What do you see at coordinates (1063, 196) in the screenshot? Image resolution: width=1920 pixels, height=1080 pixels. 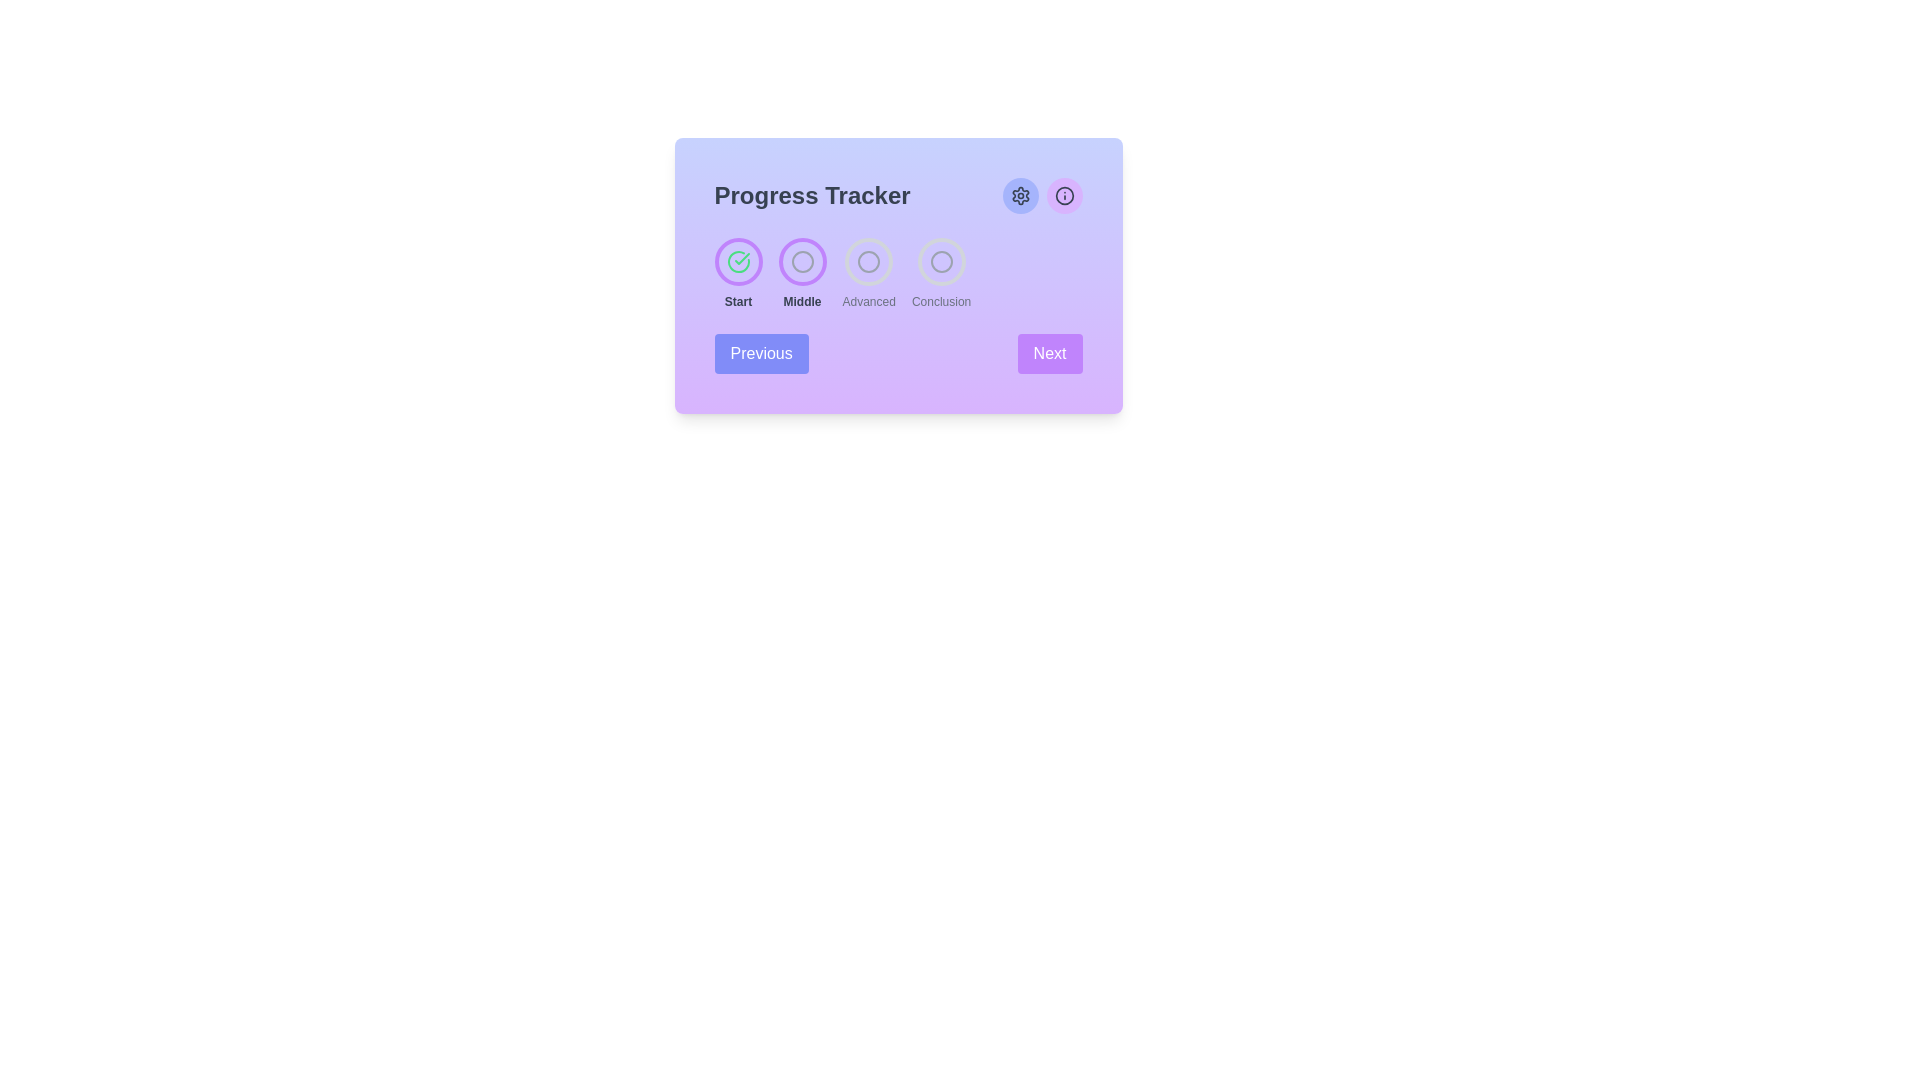 I see `the circular element within the SVG that represents the outline of the 'info' icon, located towards the top-right corner of the dialog interface` at bounding box center [1063, 196].